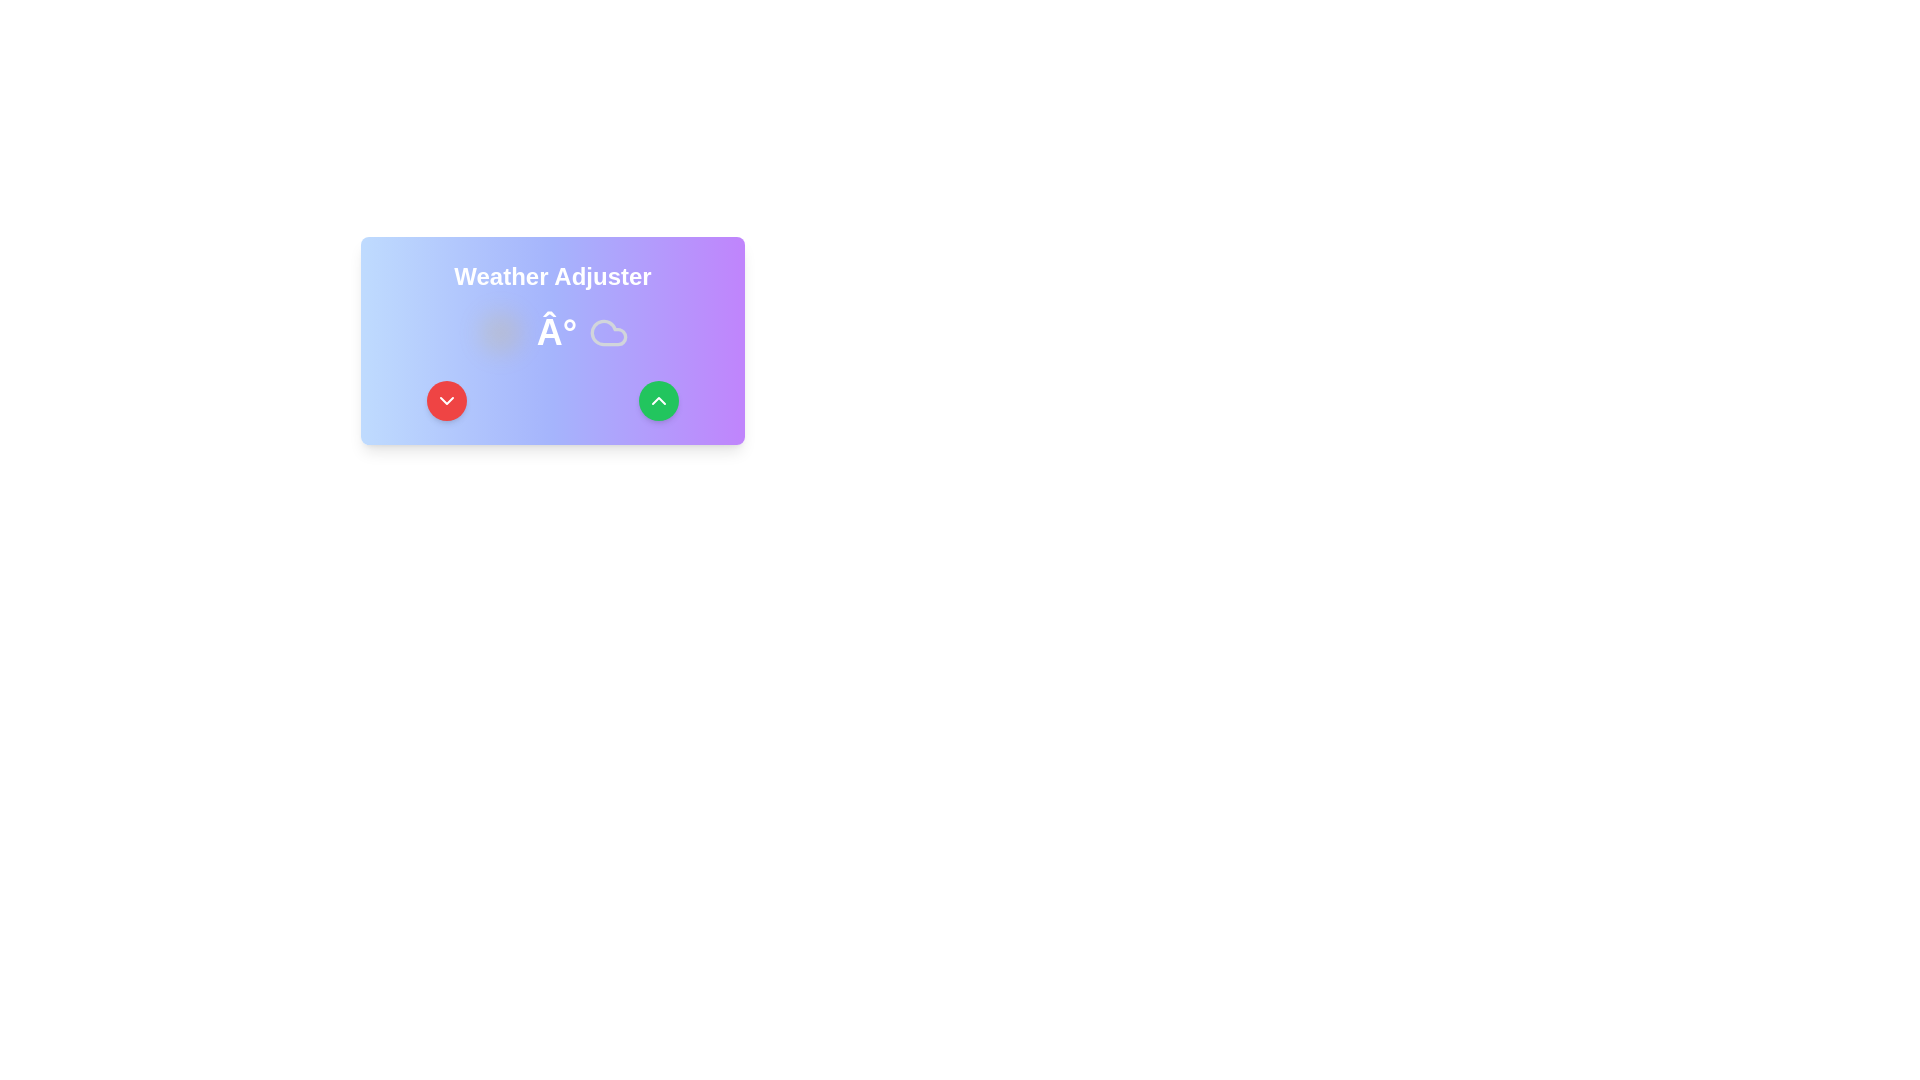  What do you see at coordinates (445, 401) in the screenshot?
I see `the circular red button with a white downward-facing chevron icon located at the bottom of the weather adjustment panel, directly below the text 'Weather Adjuster' to trigger a hover effect` at bounding box center [445, 401].